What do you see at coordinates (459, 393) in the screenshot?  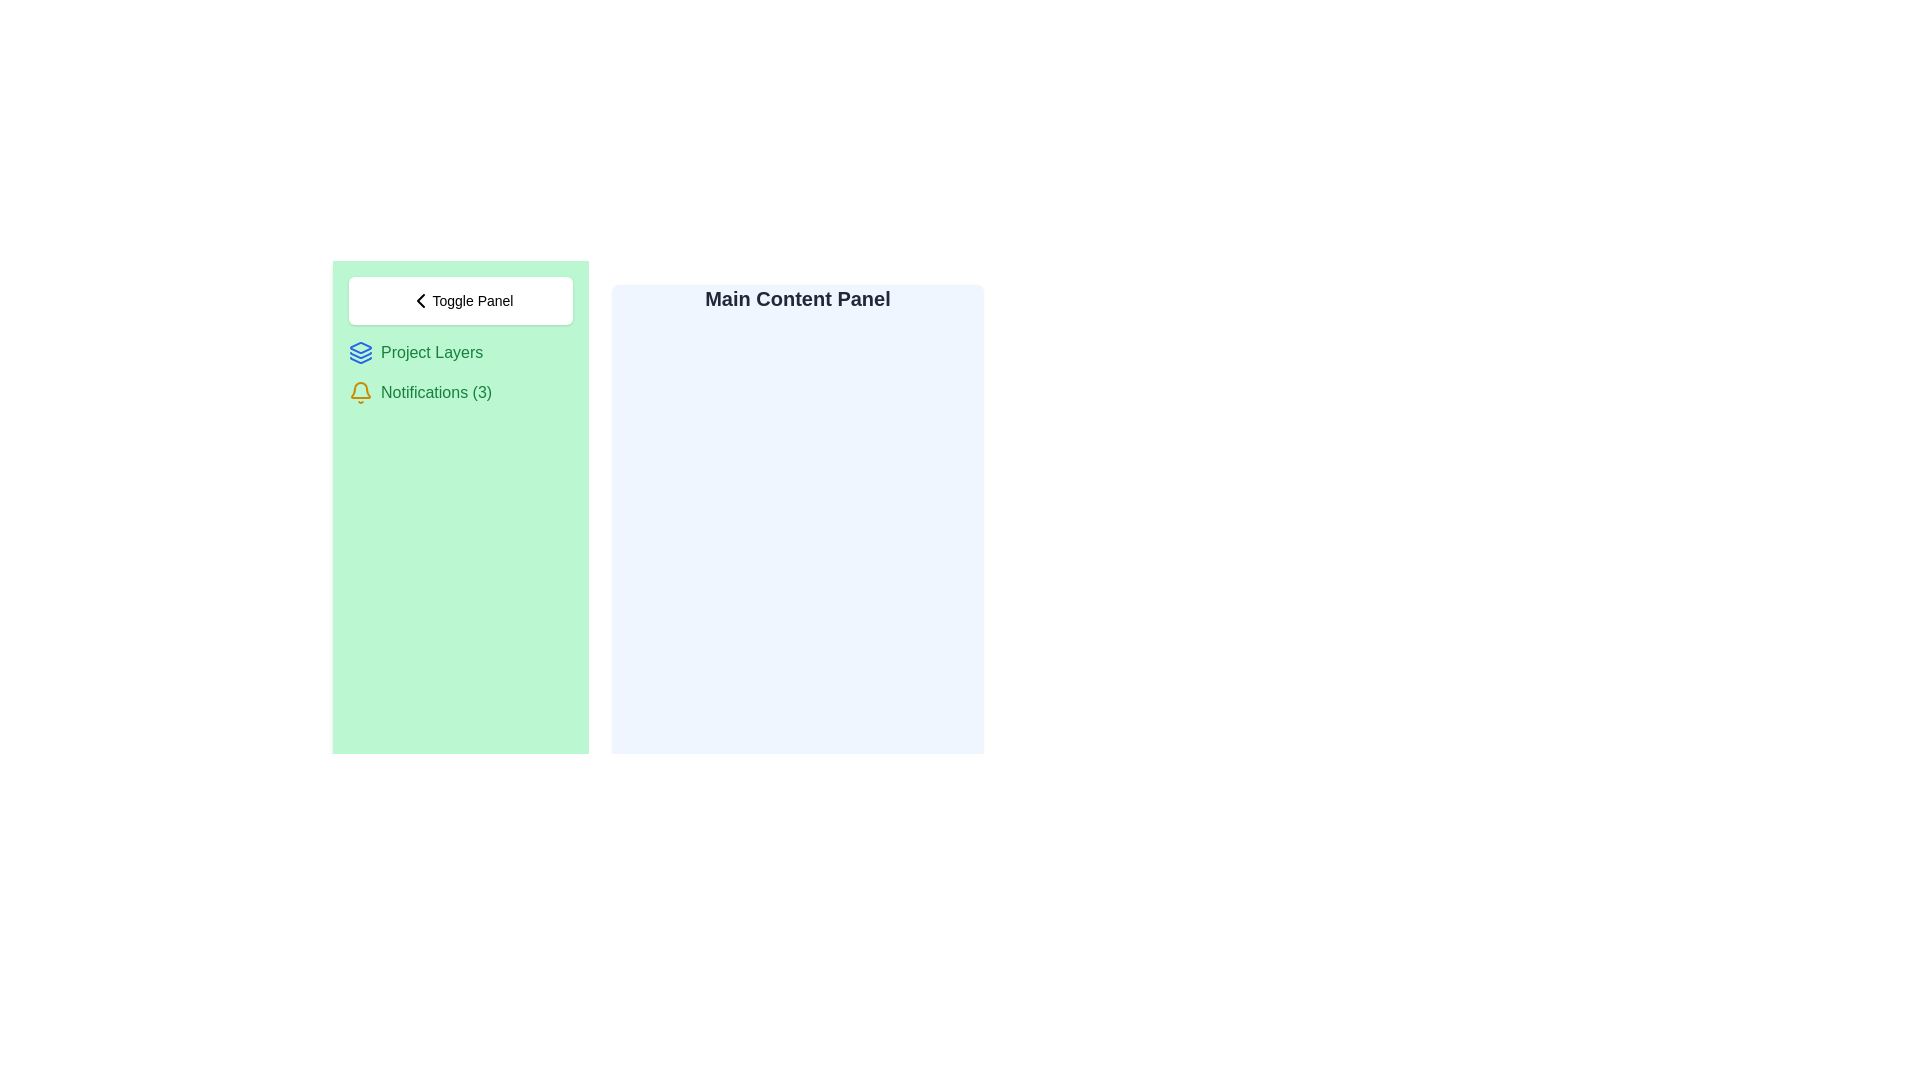 I see `the 'Notifications (3)' indicator with a bell icon located below the 'Project Layers' text in the left panel` at bounding box center [459, 393].